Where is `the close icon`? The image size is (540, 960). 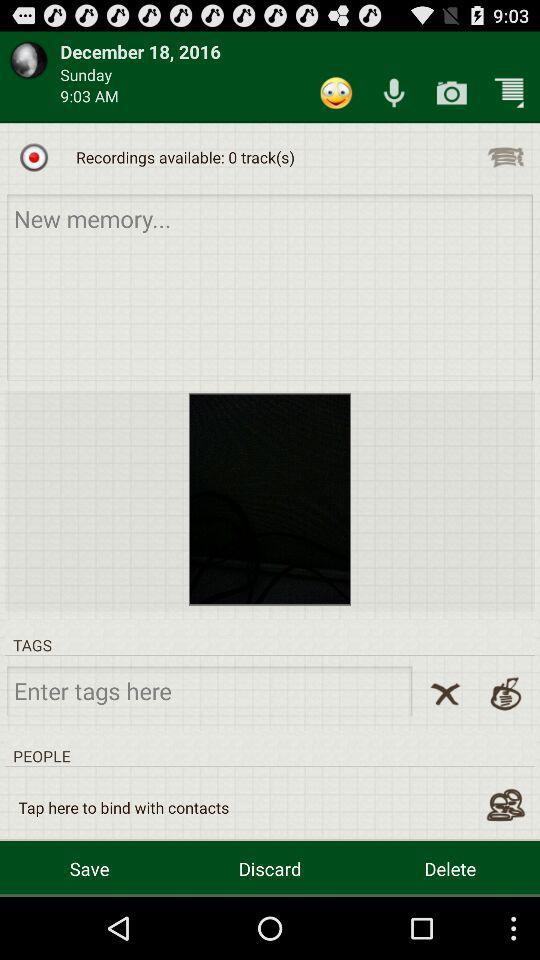
the close icon is located at coordinates (445, 741).